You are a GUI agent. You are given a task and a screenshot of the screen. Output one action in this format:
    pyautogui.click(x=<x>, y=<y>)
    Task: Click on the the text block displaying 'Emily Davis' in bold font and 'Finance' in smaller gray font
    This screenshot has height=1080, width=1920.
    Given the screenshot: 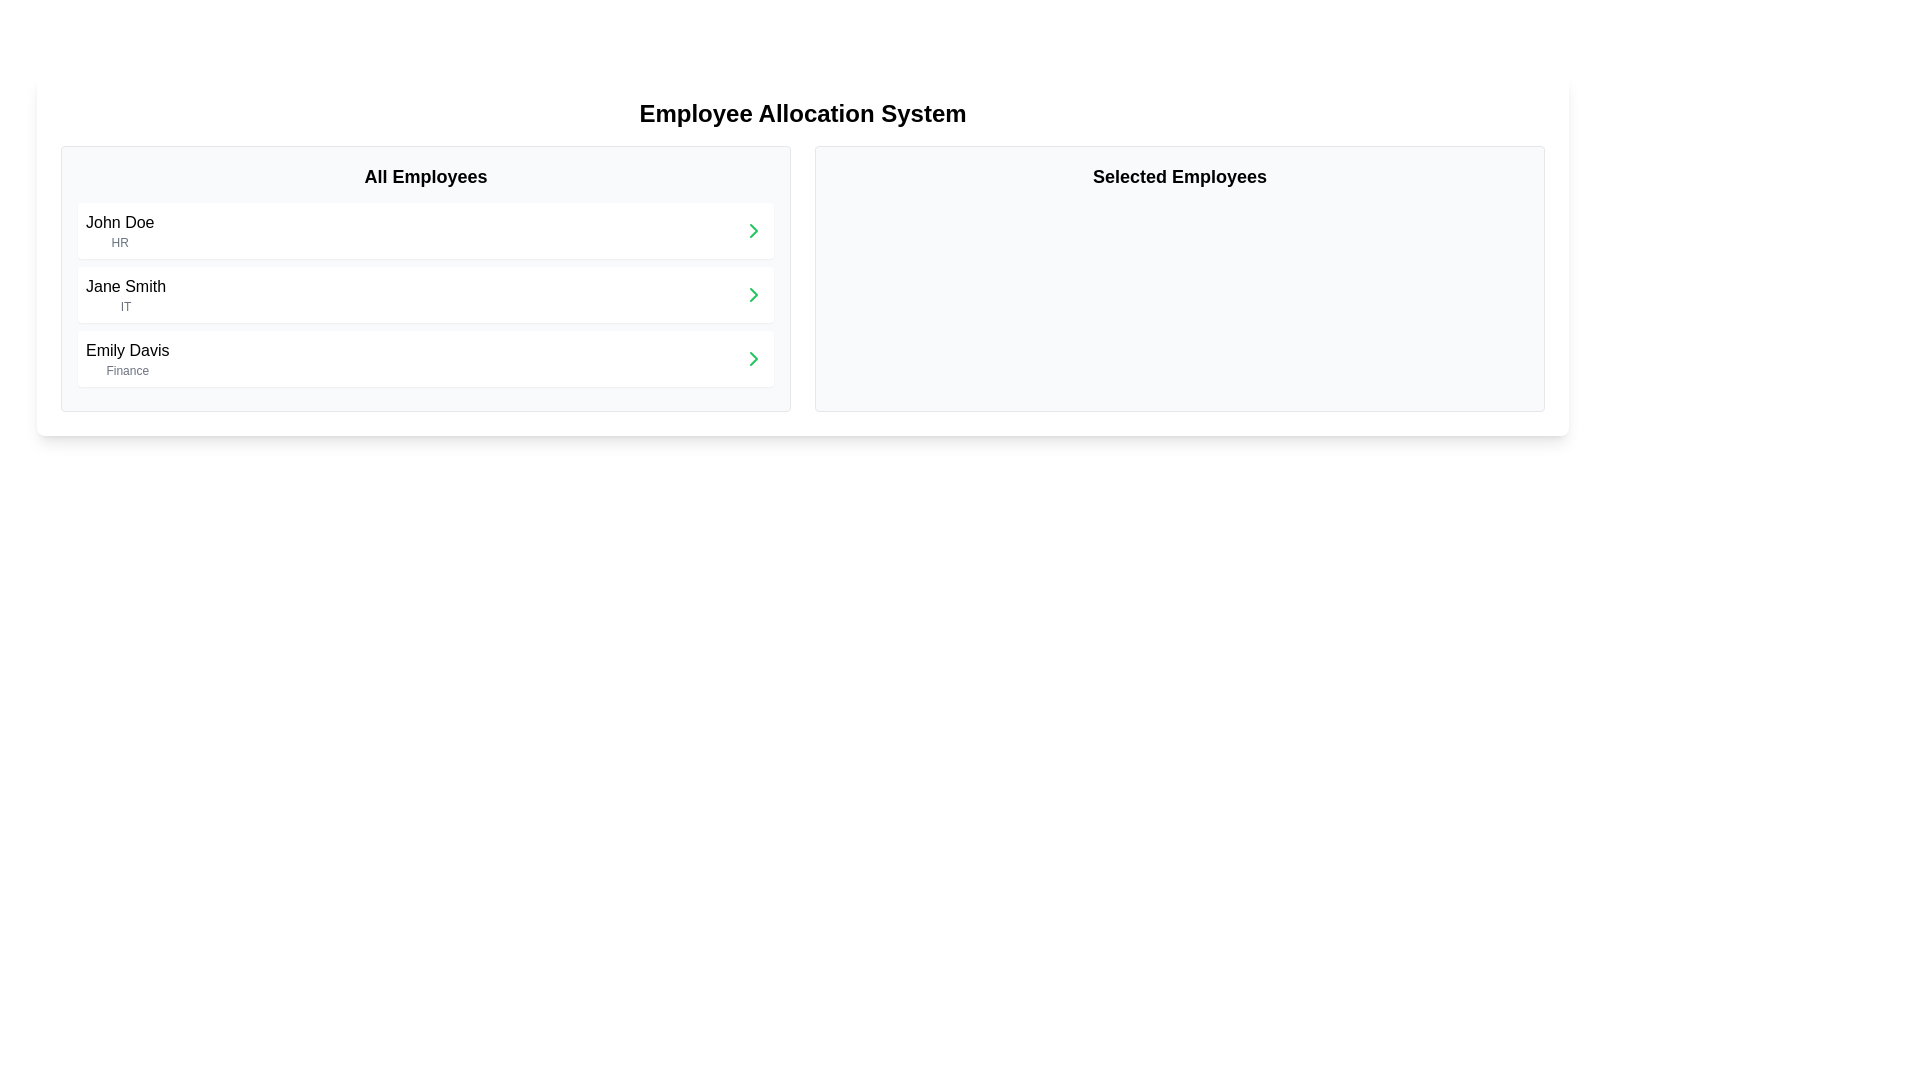 What is the action you would take?
    pyautogui.click(x=126, y=357)
    